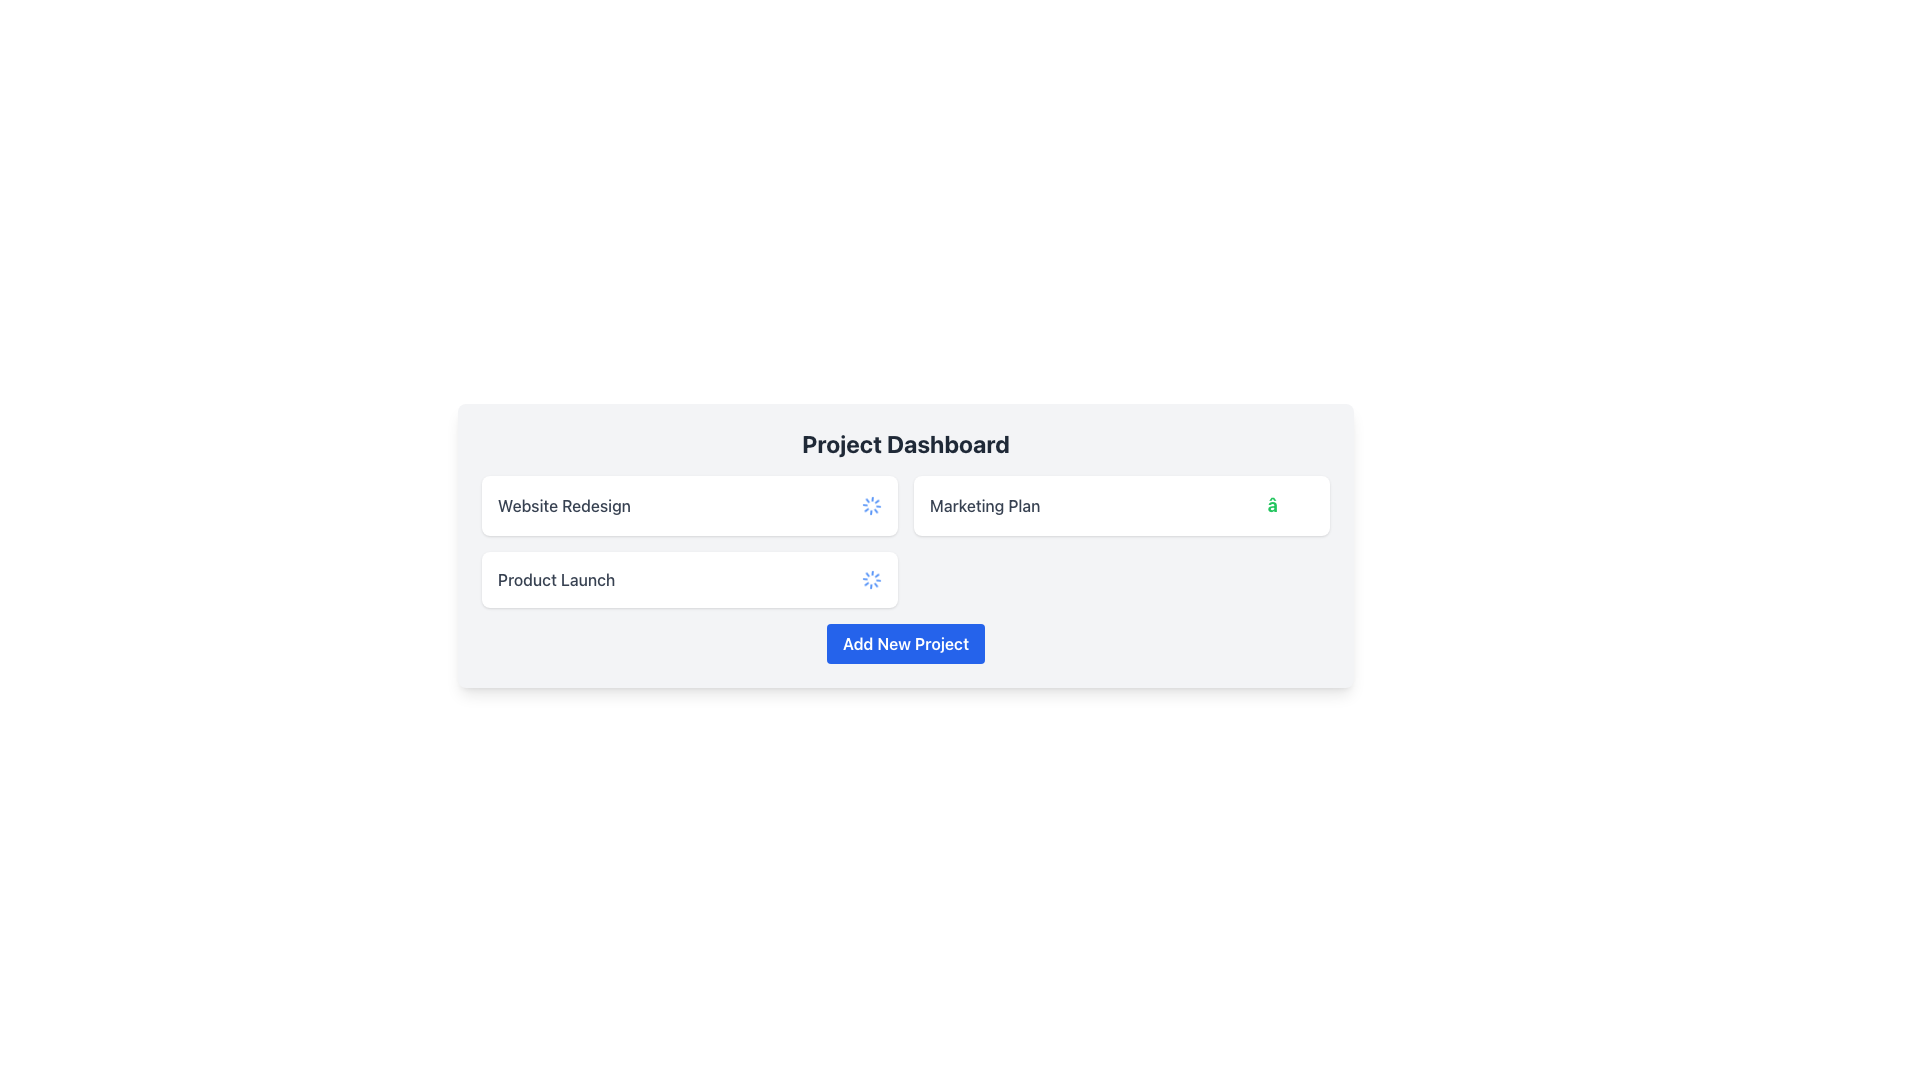 The image size is (1920, 1080). Describe the element at coordinates (872, 504) in the screenshot. I see `the animation of the Spinner located to the right of the 'Product Launch' text within the 'Website Redesign' title box` at that location.